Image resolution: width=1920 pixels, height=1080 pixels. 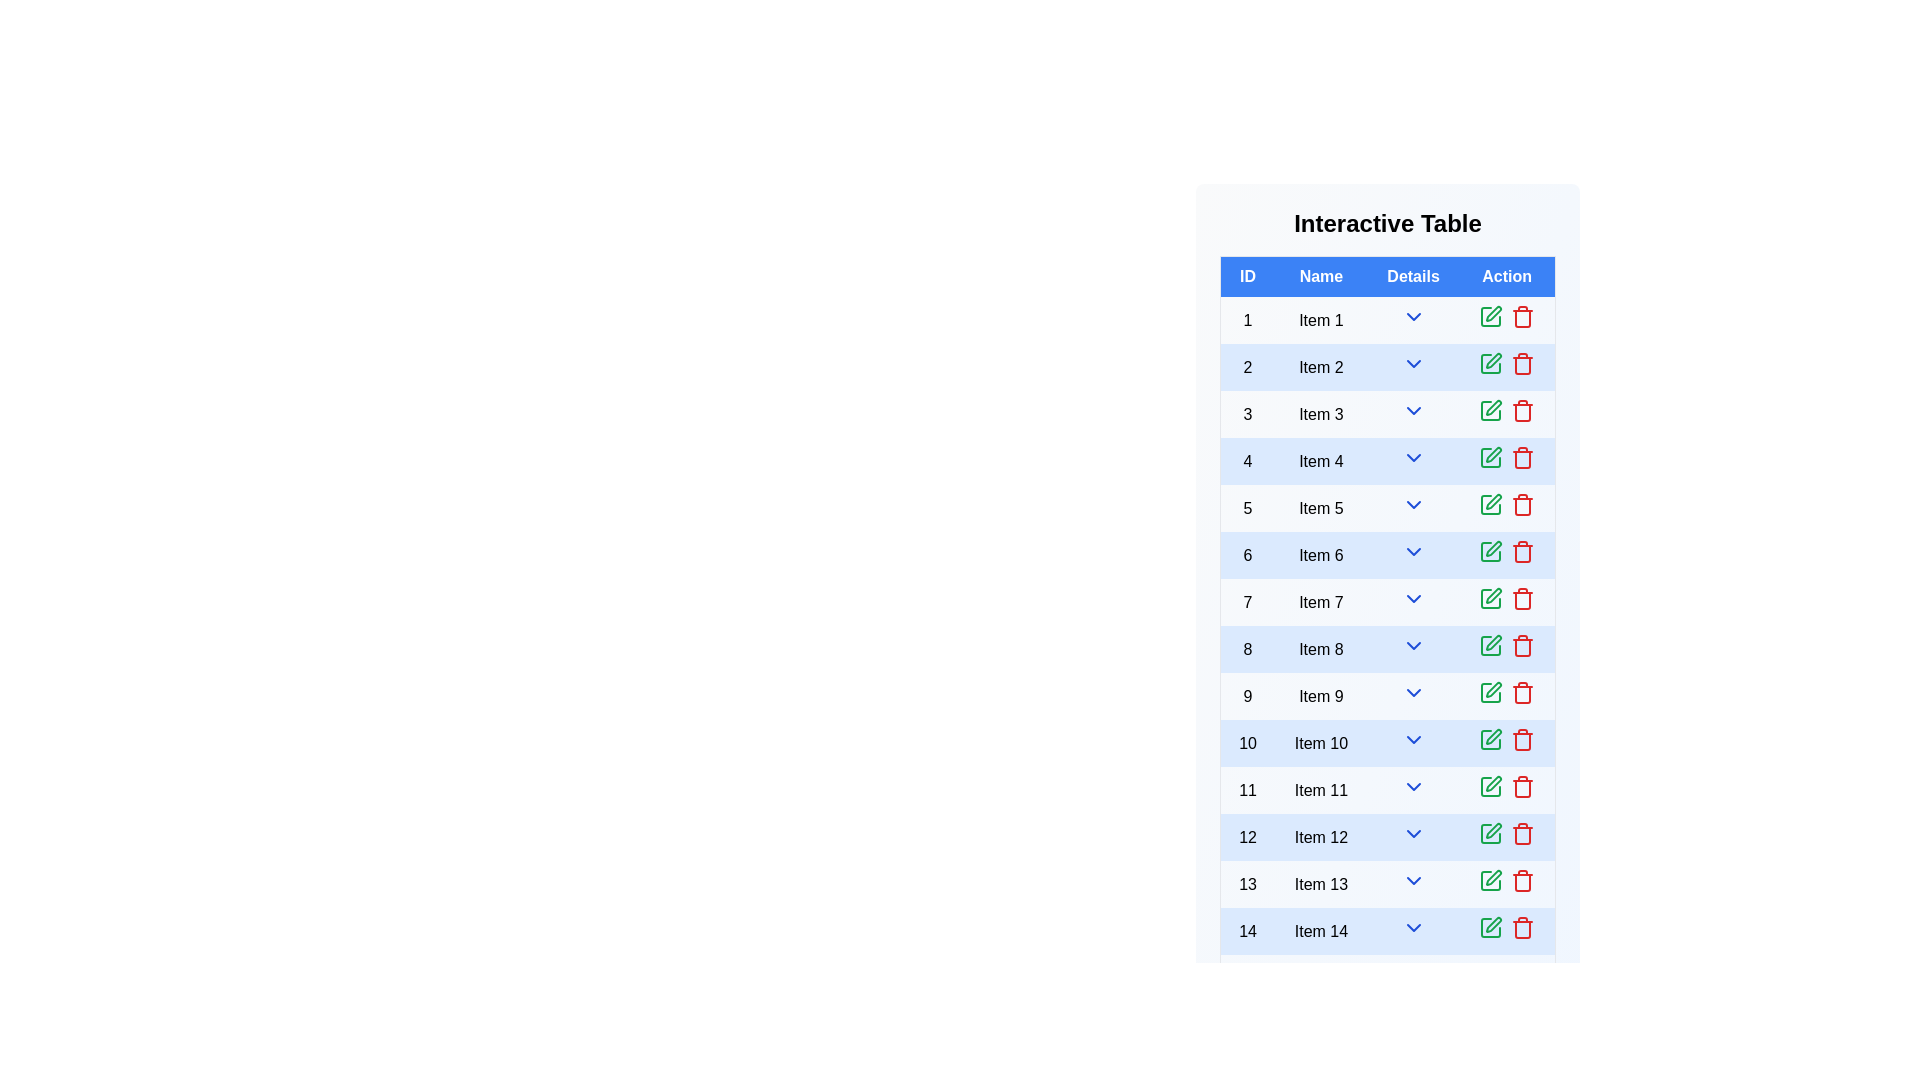 I want to click on the header of the column Details to sort the rows by that column, so click(x=1412, y=276).